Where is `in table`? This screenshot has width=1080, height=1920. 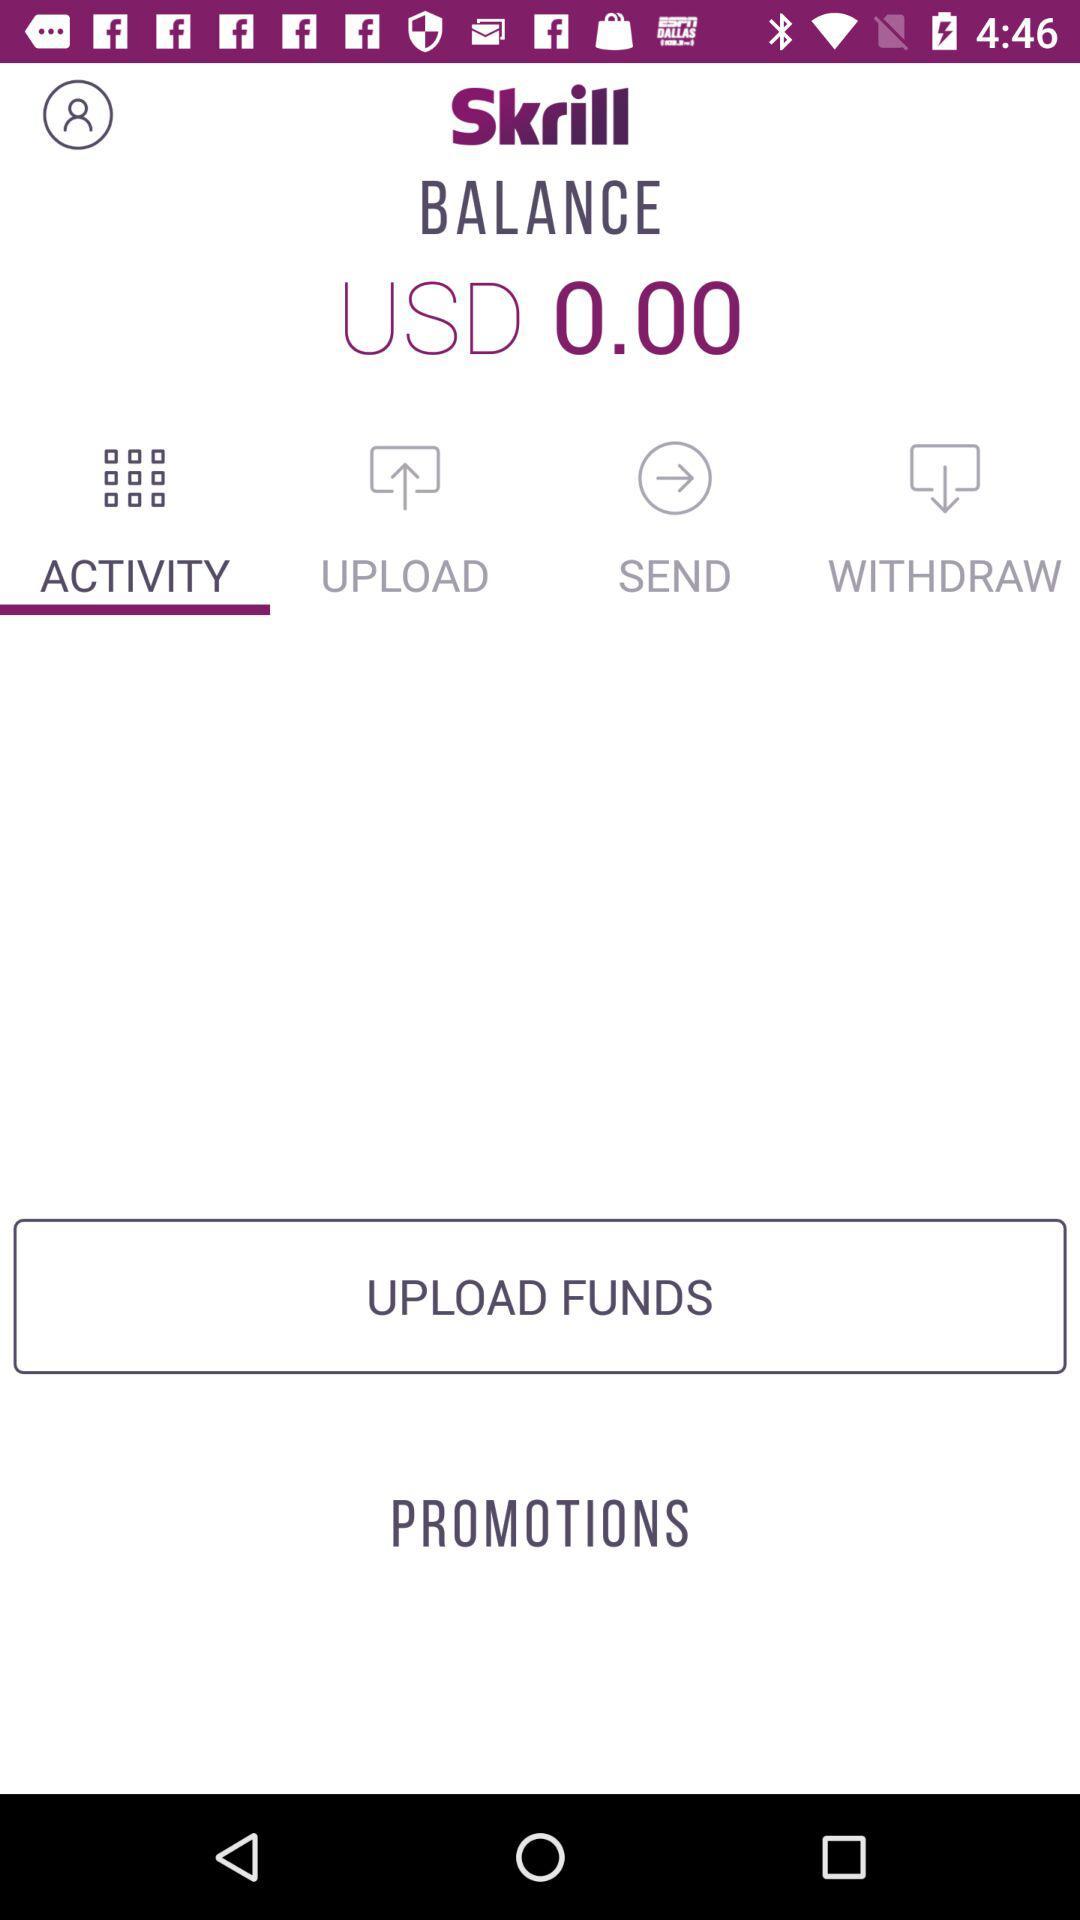 in table is located at coordinates (135, 477).